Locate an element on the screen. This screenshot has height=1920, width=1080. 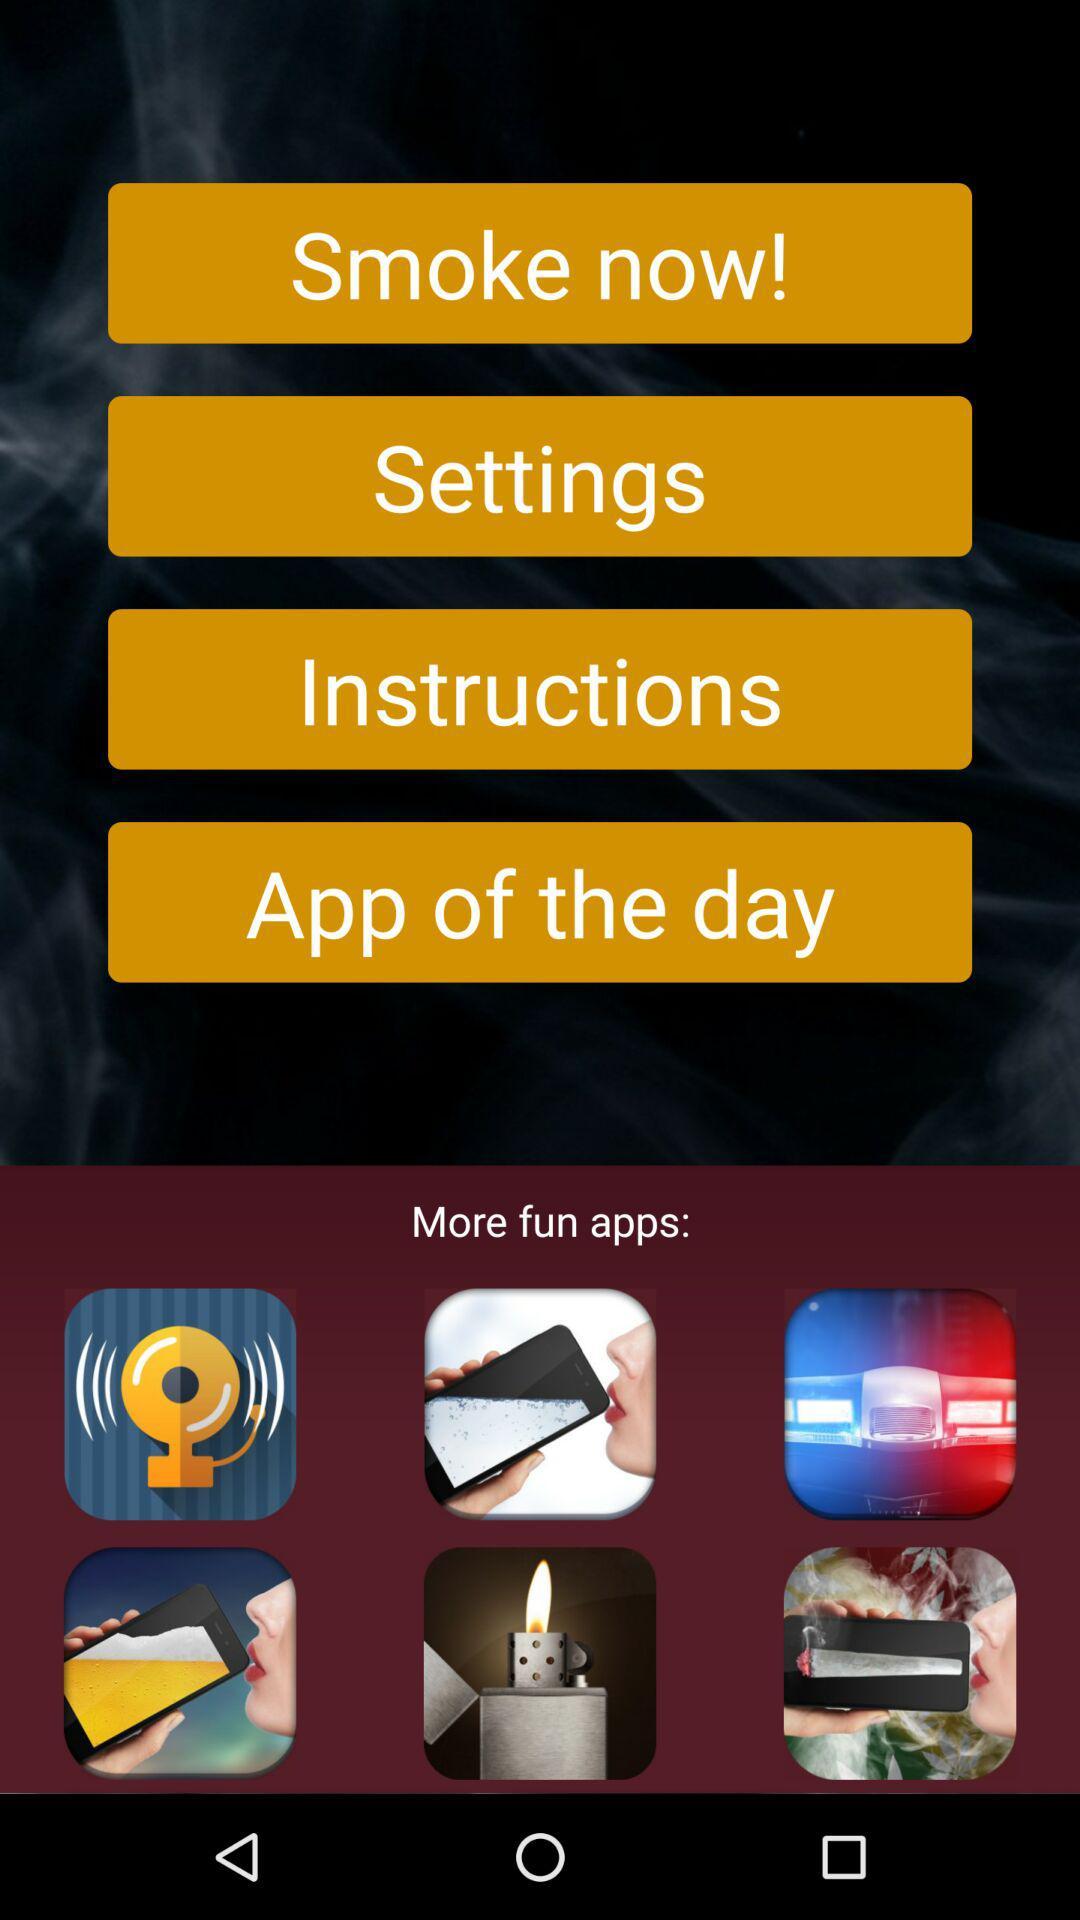
find another app is located at coordinates (898, 1663).